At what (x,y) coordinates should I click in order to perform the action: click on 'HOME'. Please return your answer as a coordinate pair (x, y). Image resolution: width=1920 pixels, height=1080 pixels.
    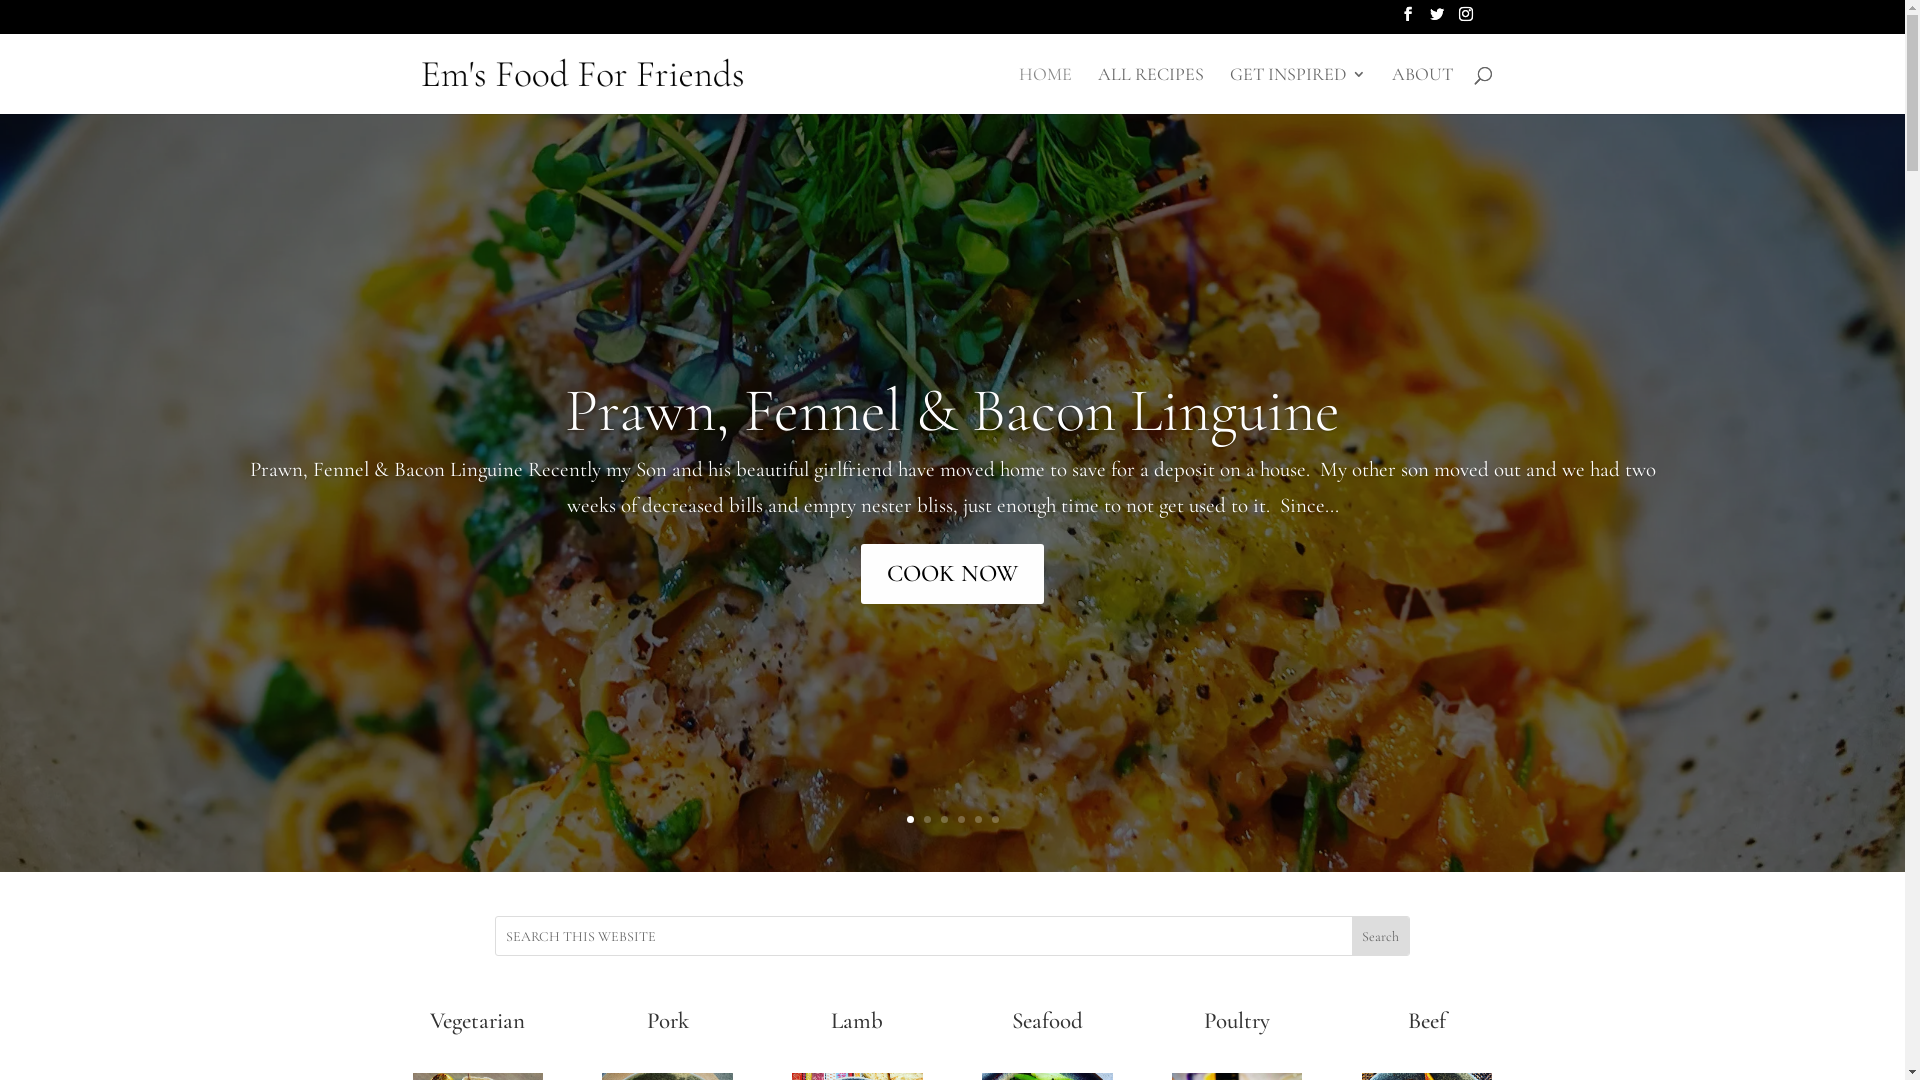
    Looking at the image, I should click on (1017, 88).